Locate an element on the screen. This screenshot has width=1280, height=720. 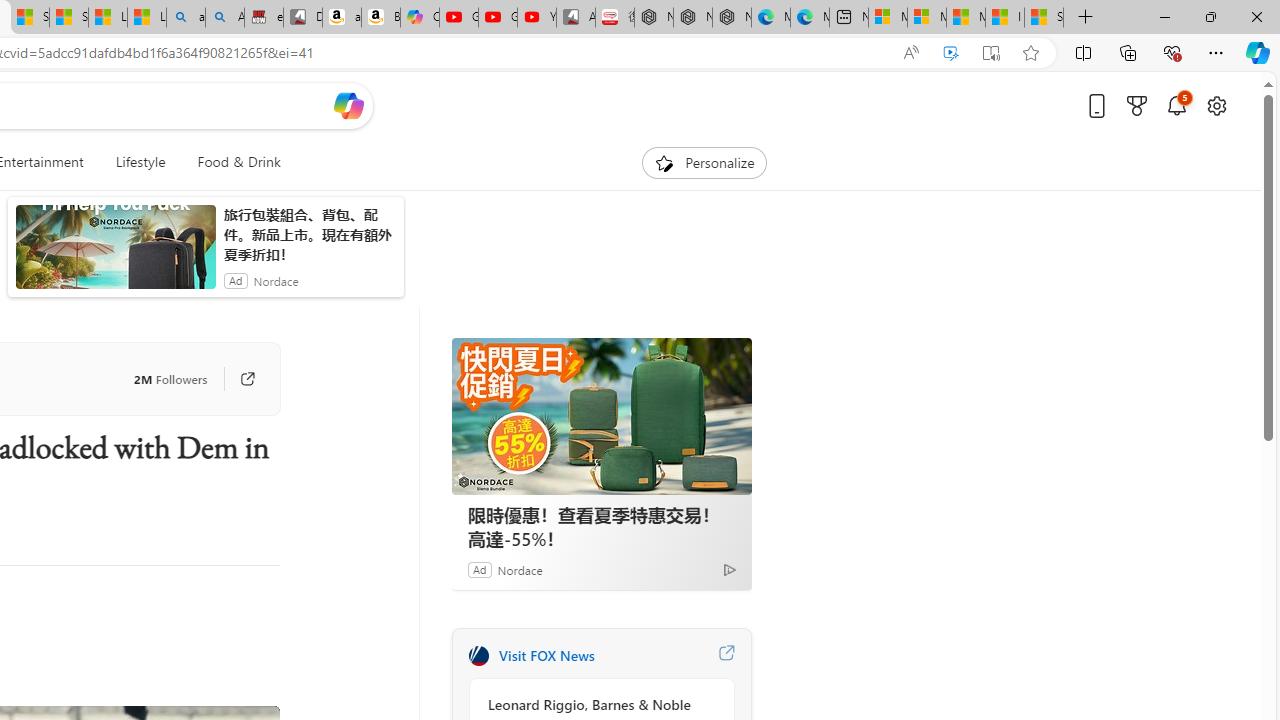
'Go to publisher' is located at coordinates (237, 379).